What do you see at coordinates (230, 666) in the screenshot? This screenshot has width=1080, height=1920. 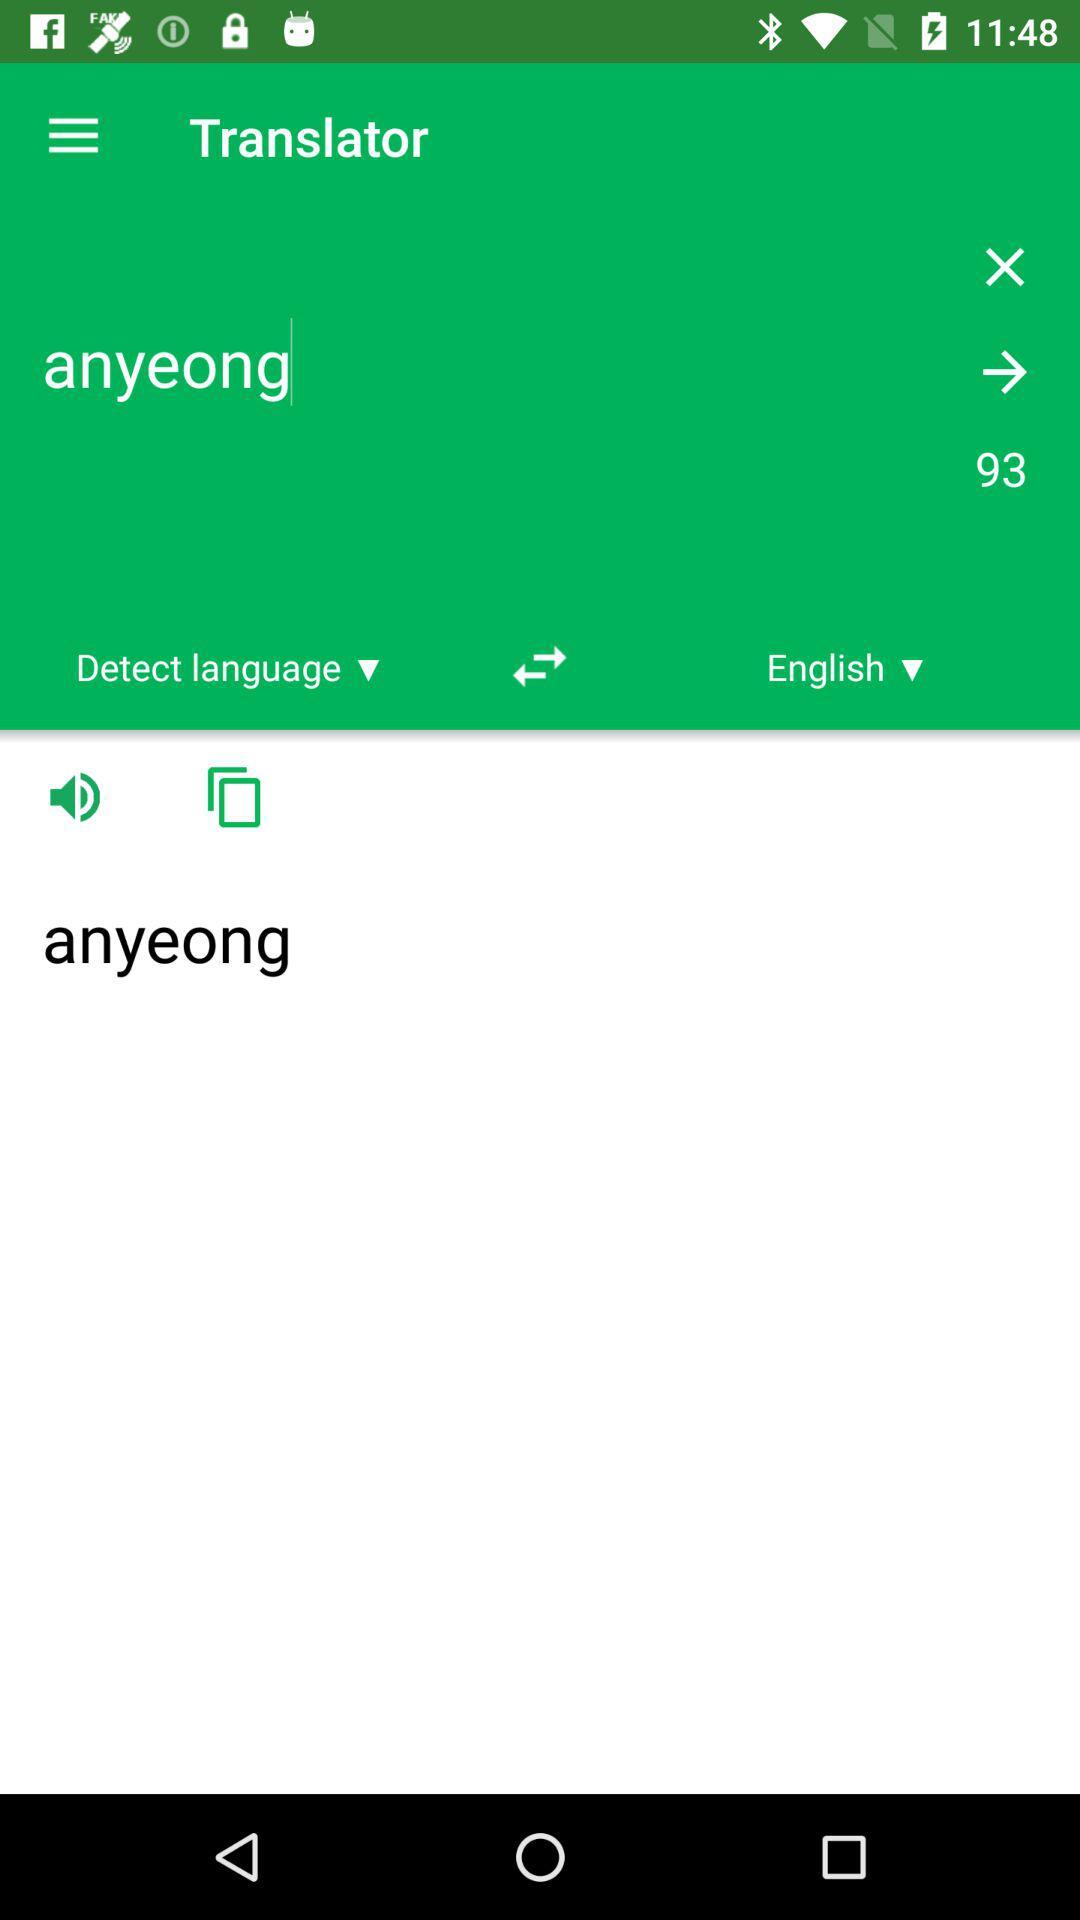 I see `item below the anyeong` at bounding box center [230, 666].